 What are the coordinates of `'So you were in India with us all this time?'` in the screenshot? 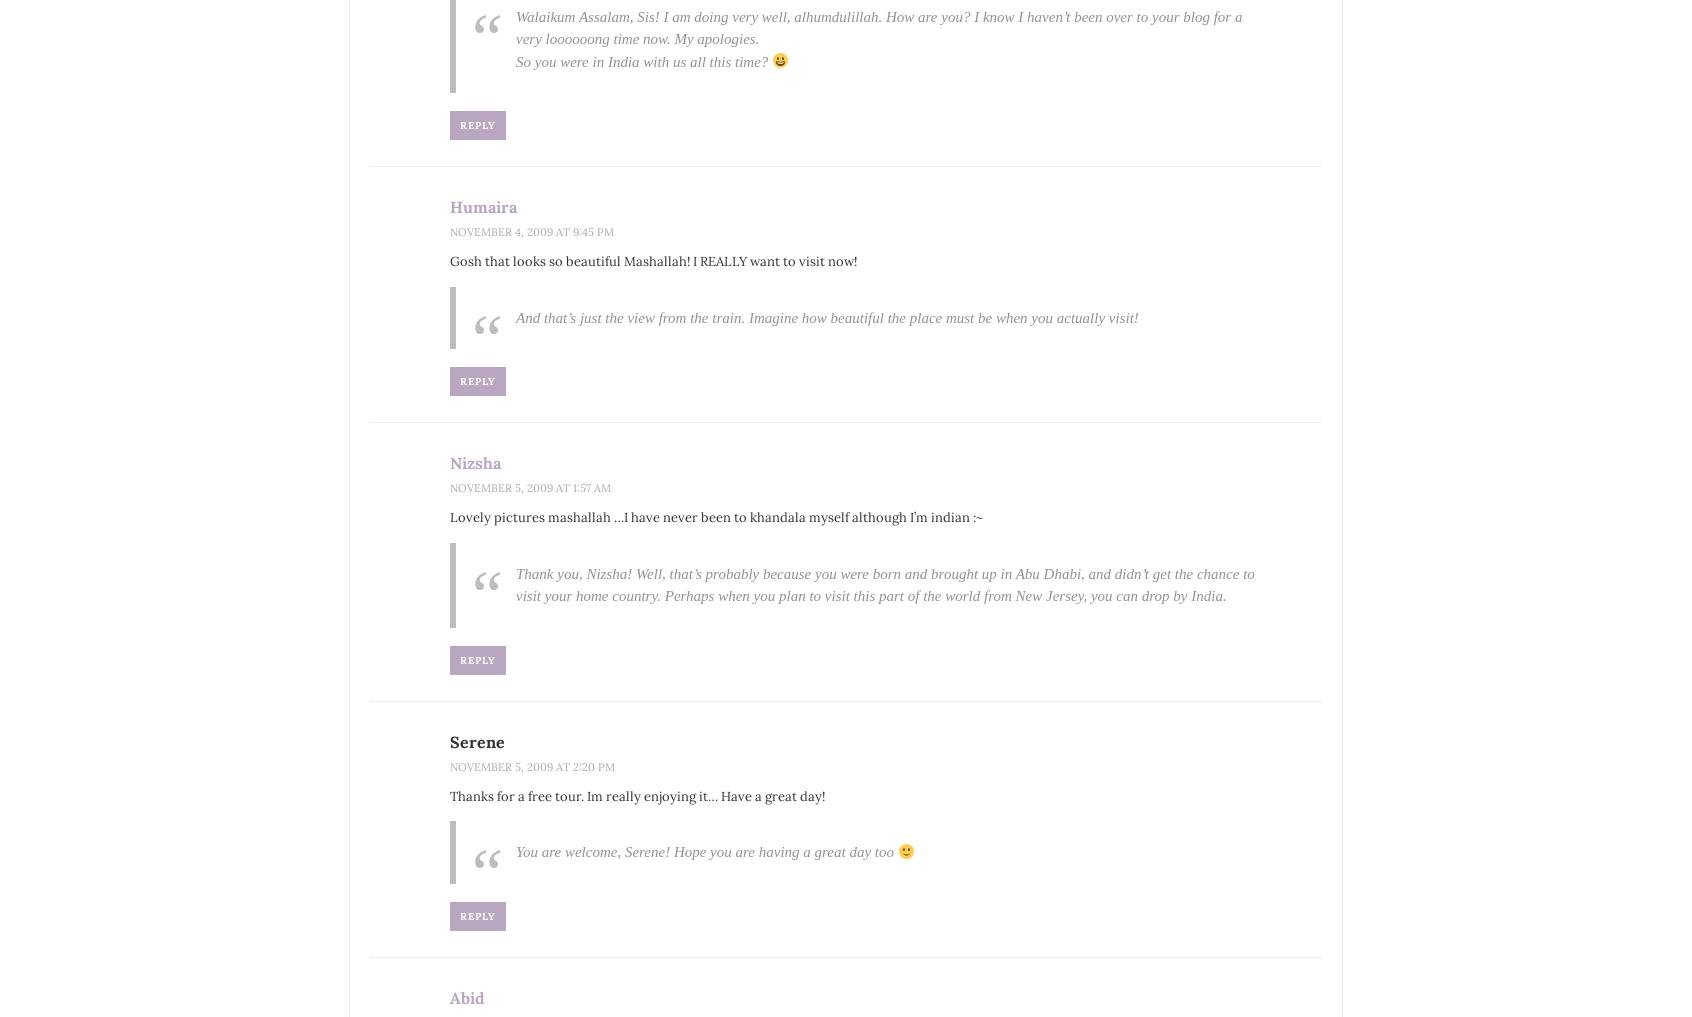 It's located at (643, 61).